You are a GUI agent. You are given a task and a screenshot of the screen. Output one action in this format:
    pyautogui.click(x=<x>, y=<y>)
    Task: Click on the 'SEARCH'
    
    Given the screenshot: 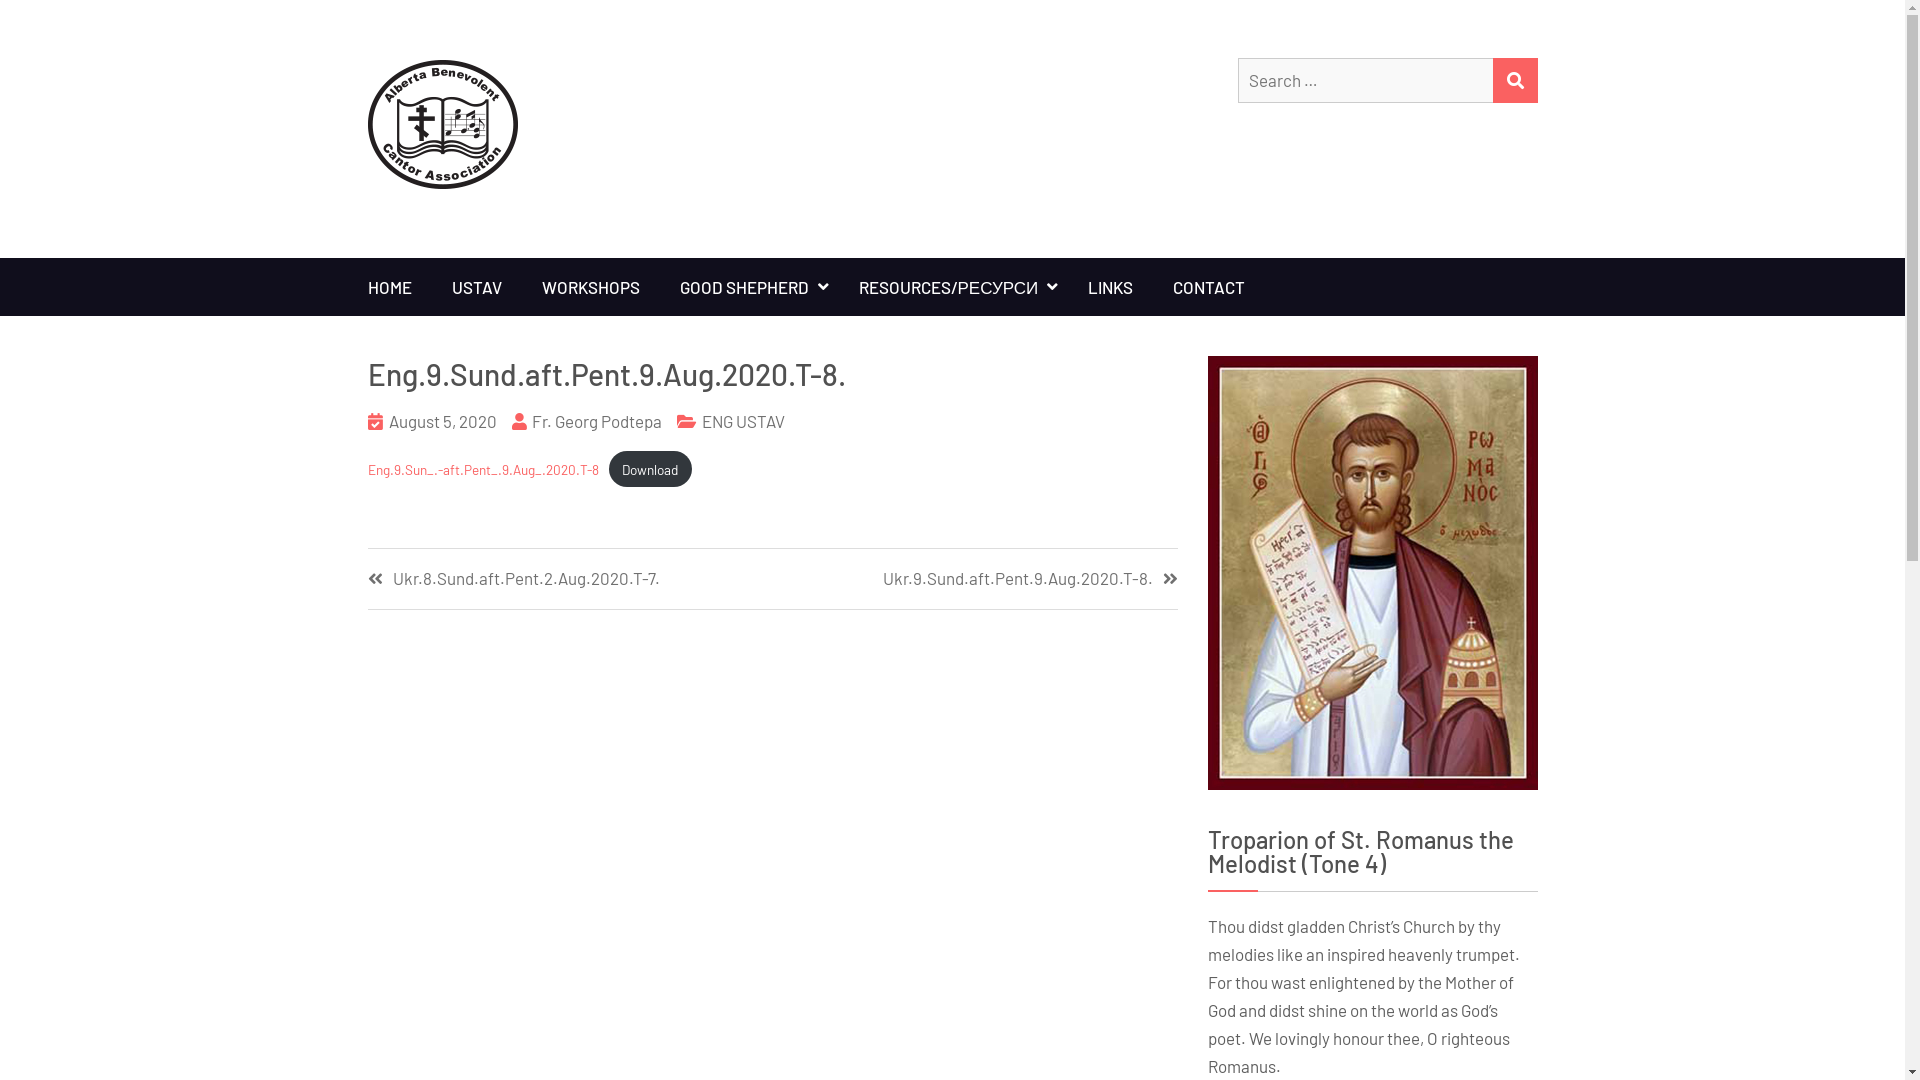 What is the action you would take?
    pyautogui.click(x=1514, y=79)
    